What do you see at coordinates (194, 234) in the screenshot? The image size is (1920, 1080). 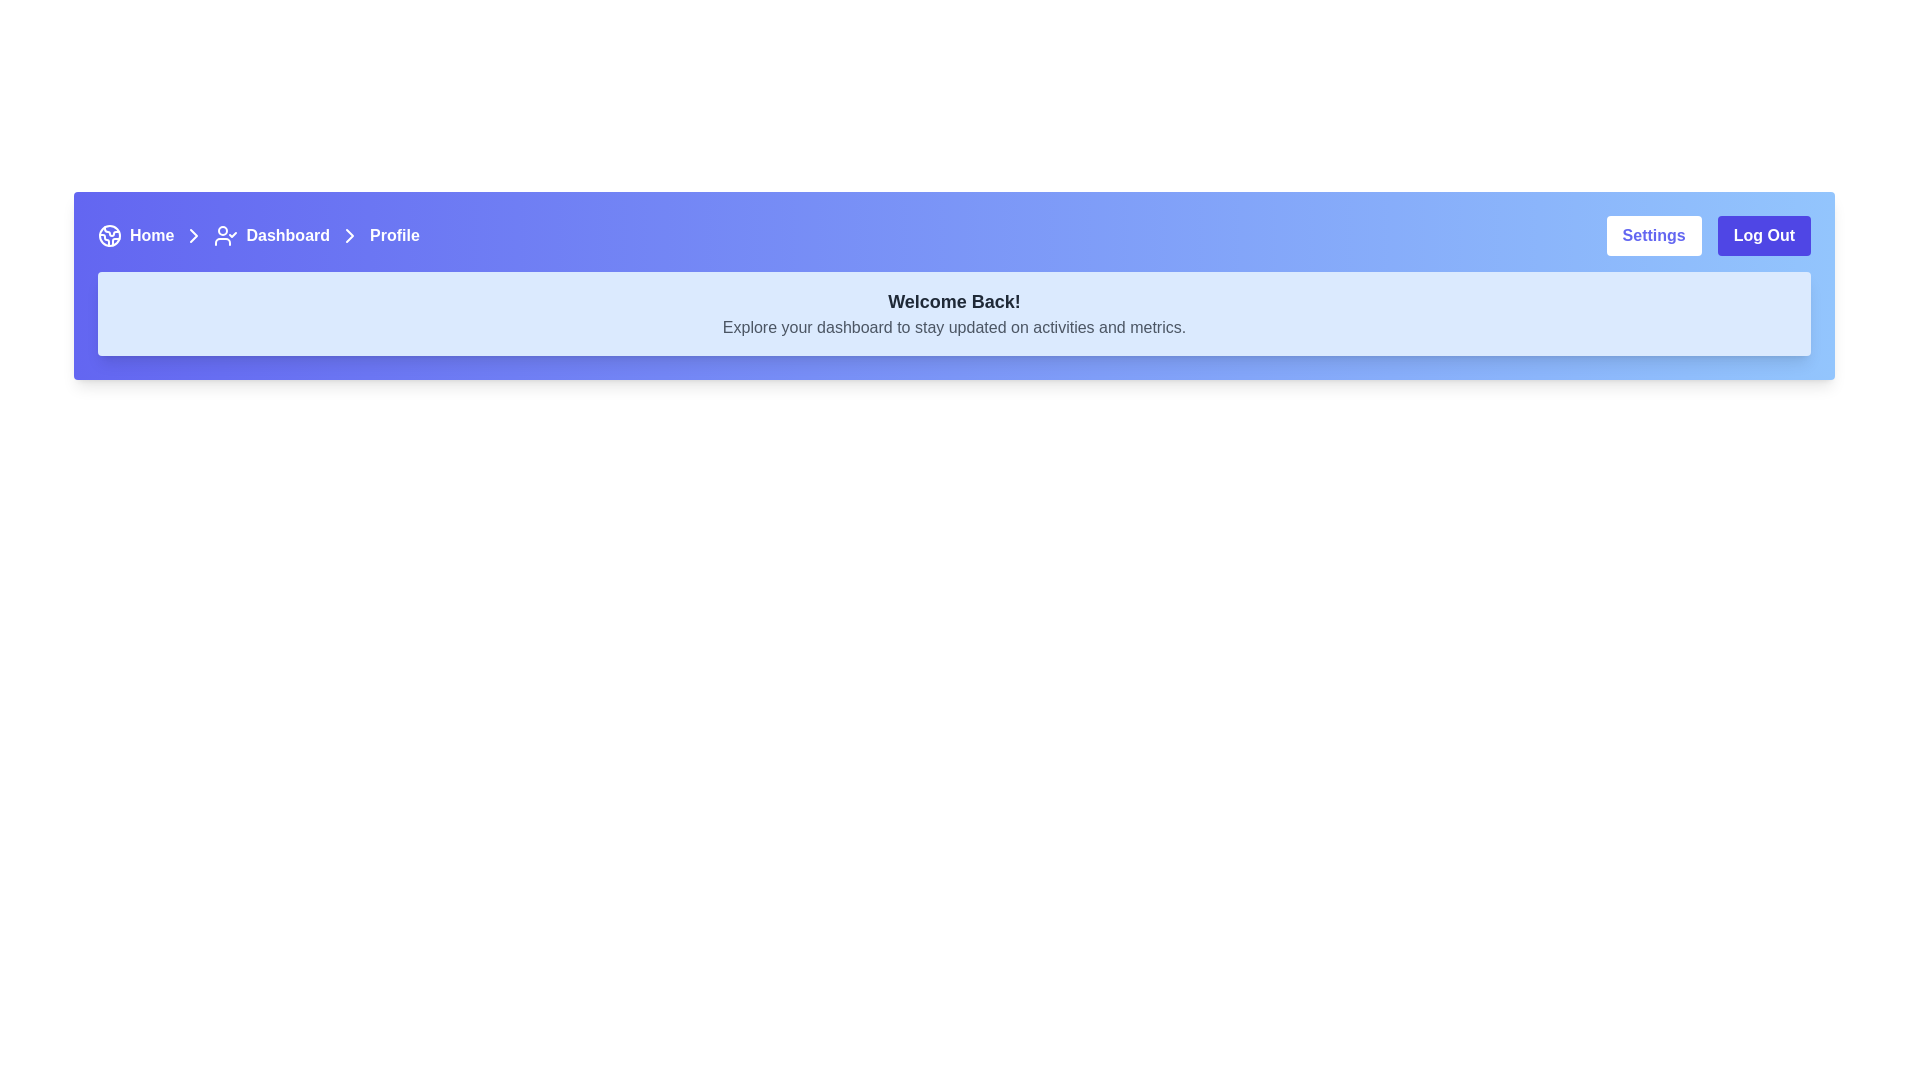 I see `the rightward-pointing chevron icon located in the navigation bar, situated between the 'Dashboard' text and the 'Profile' text` at bounding box center [194, 234].